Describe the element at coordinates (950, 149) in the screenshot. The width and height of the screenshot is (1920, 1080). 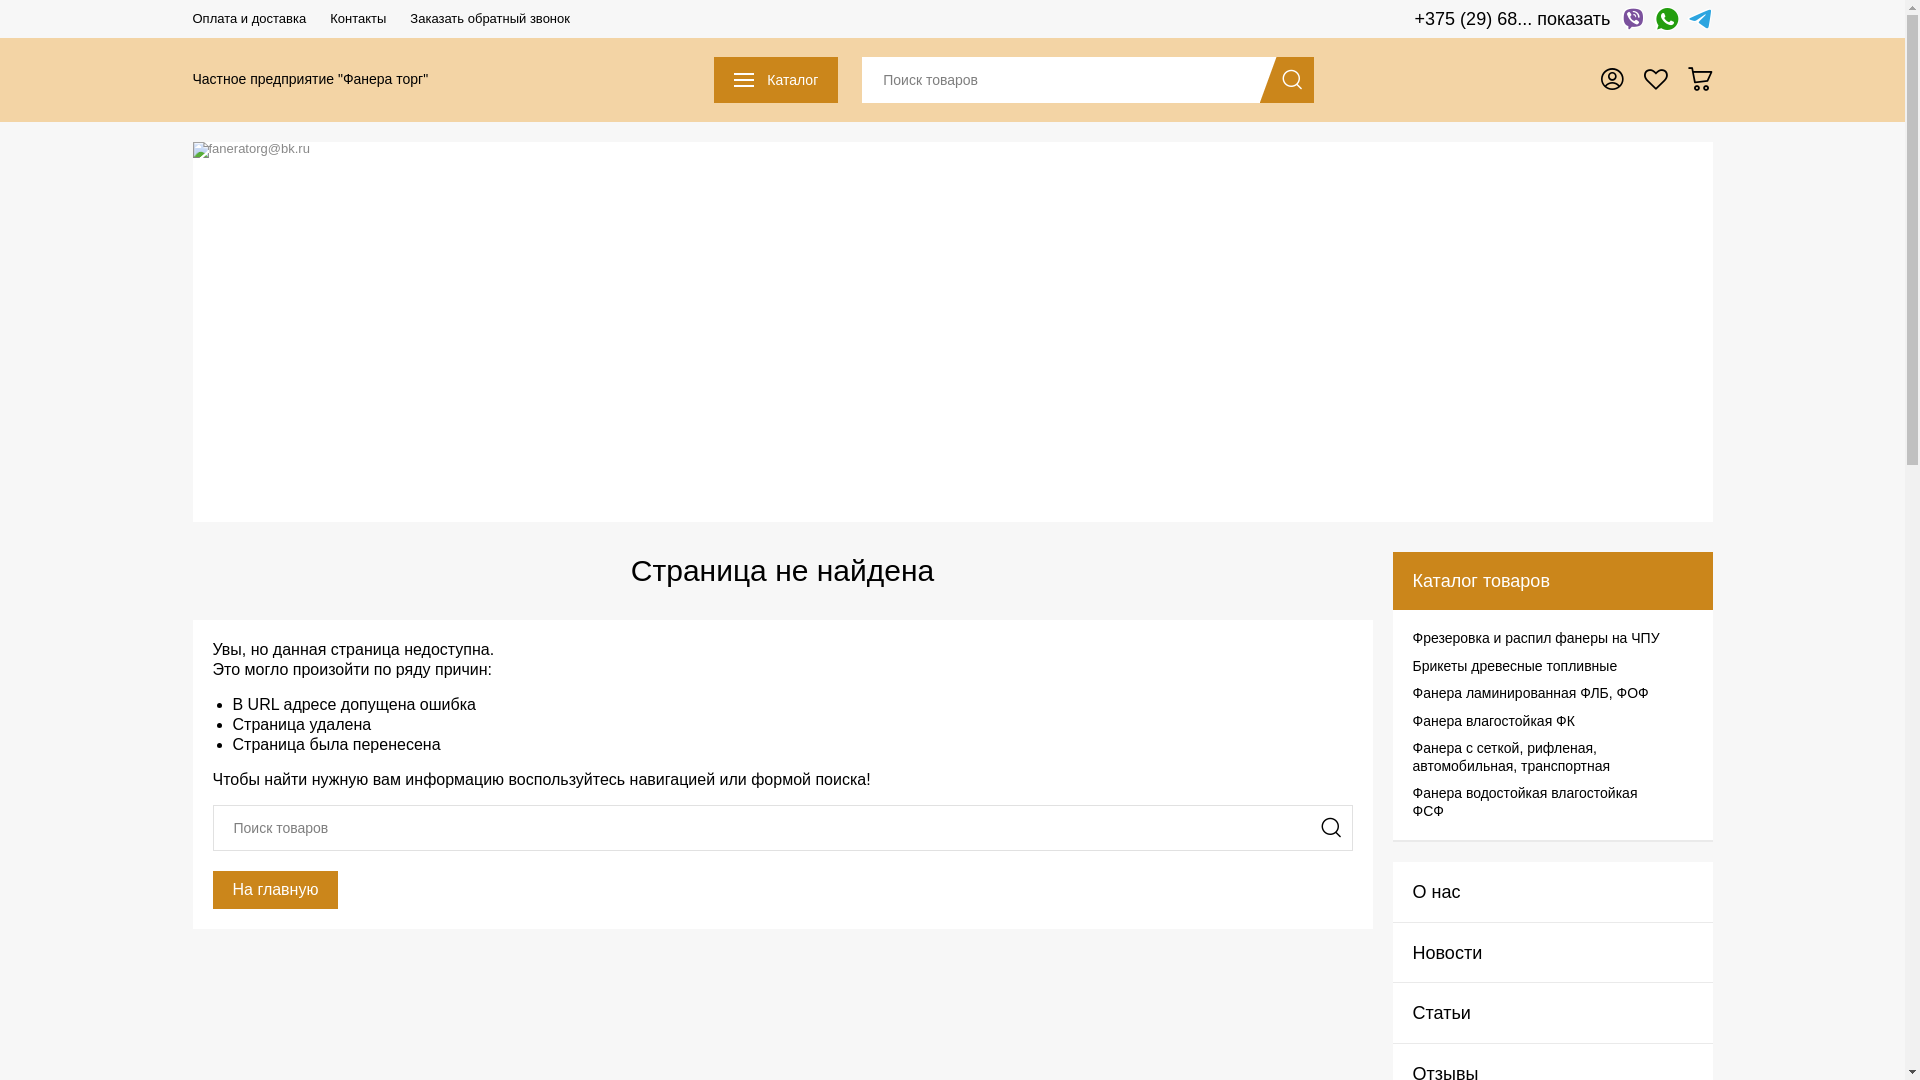
I see `'faneratorg@bk.ru'` at that location.